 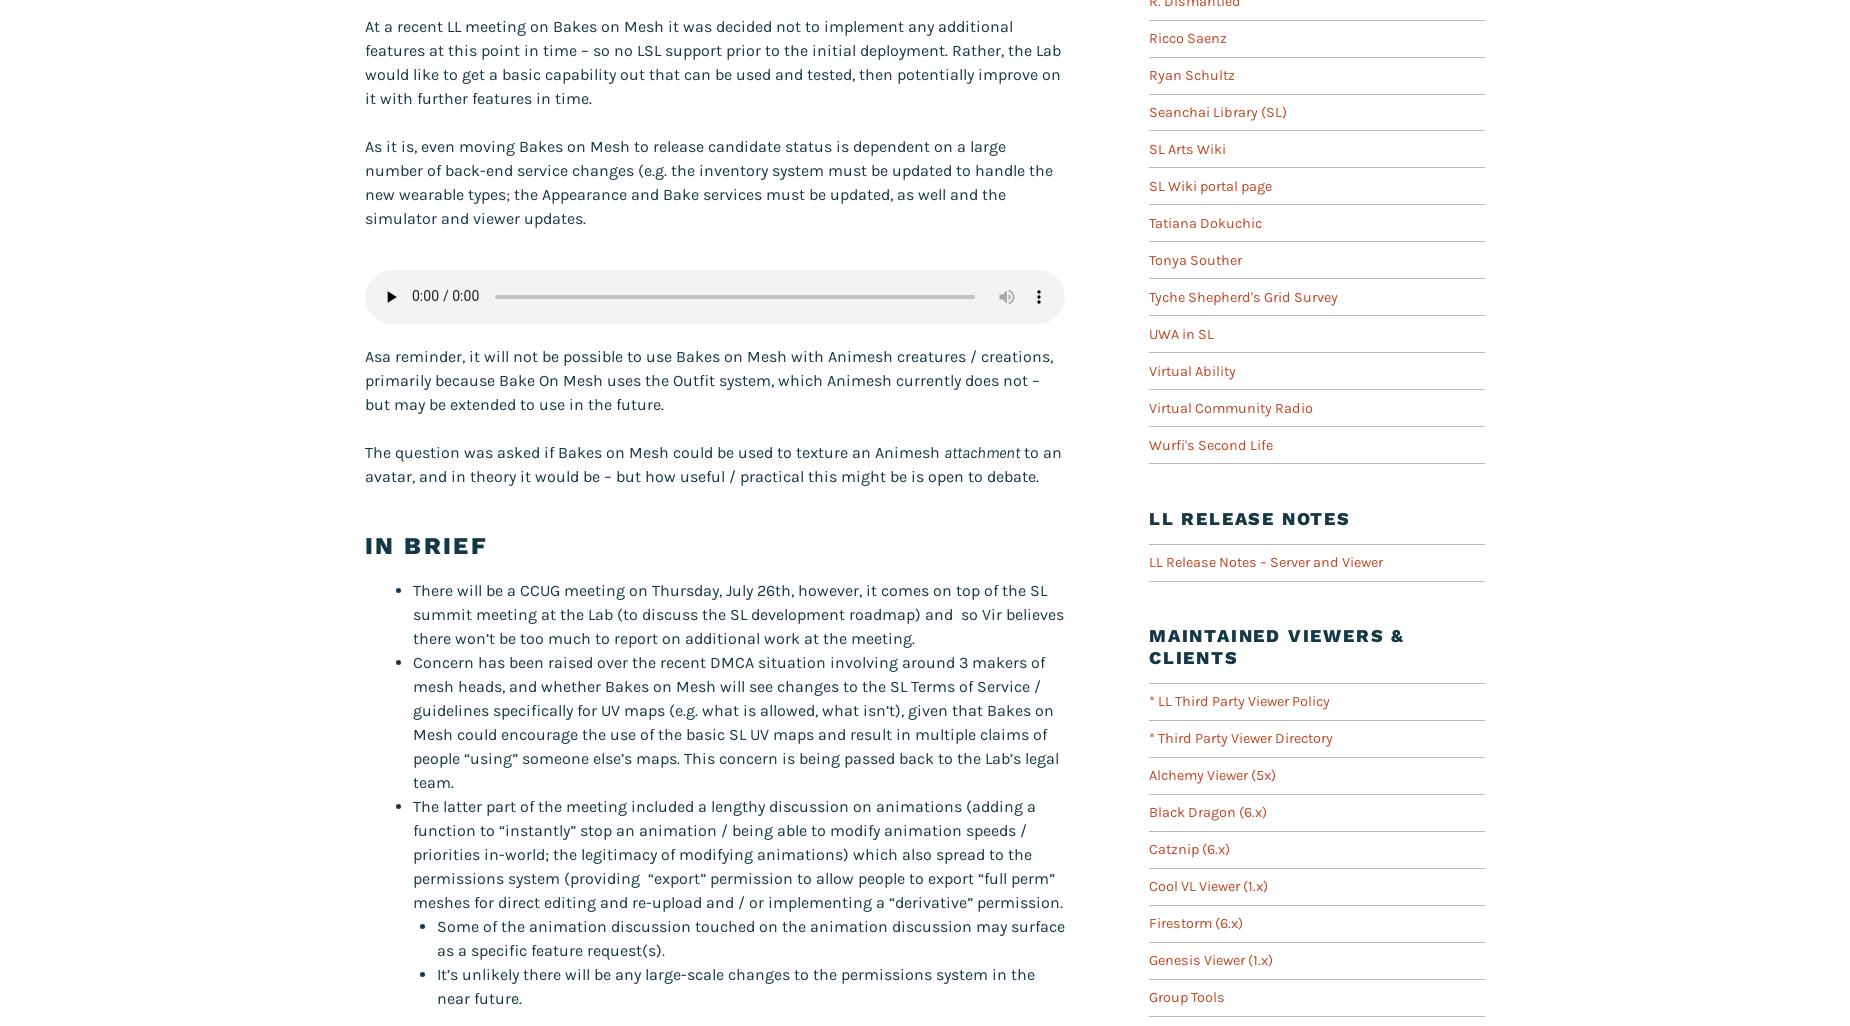 What do you see at coordinates (1204, 222) in the screenshot?
I see `'Tatiana Dokuchic'` at bounding box center [1204, 222].